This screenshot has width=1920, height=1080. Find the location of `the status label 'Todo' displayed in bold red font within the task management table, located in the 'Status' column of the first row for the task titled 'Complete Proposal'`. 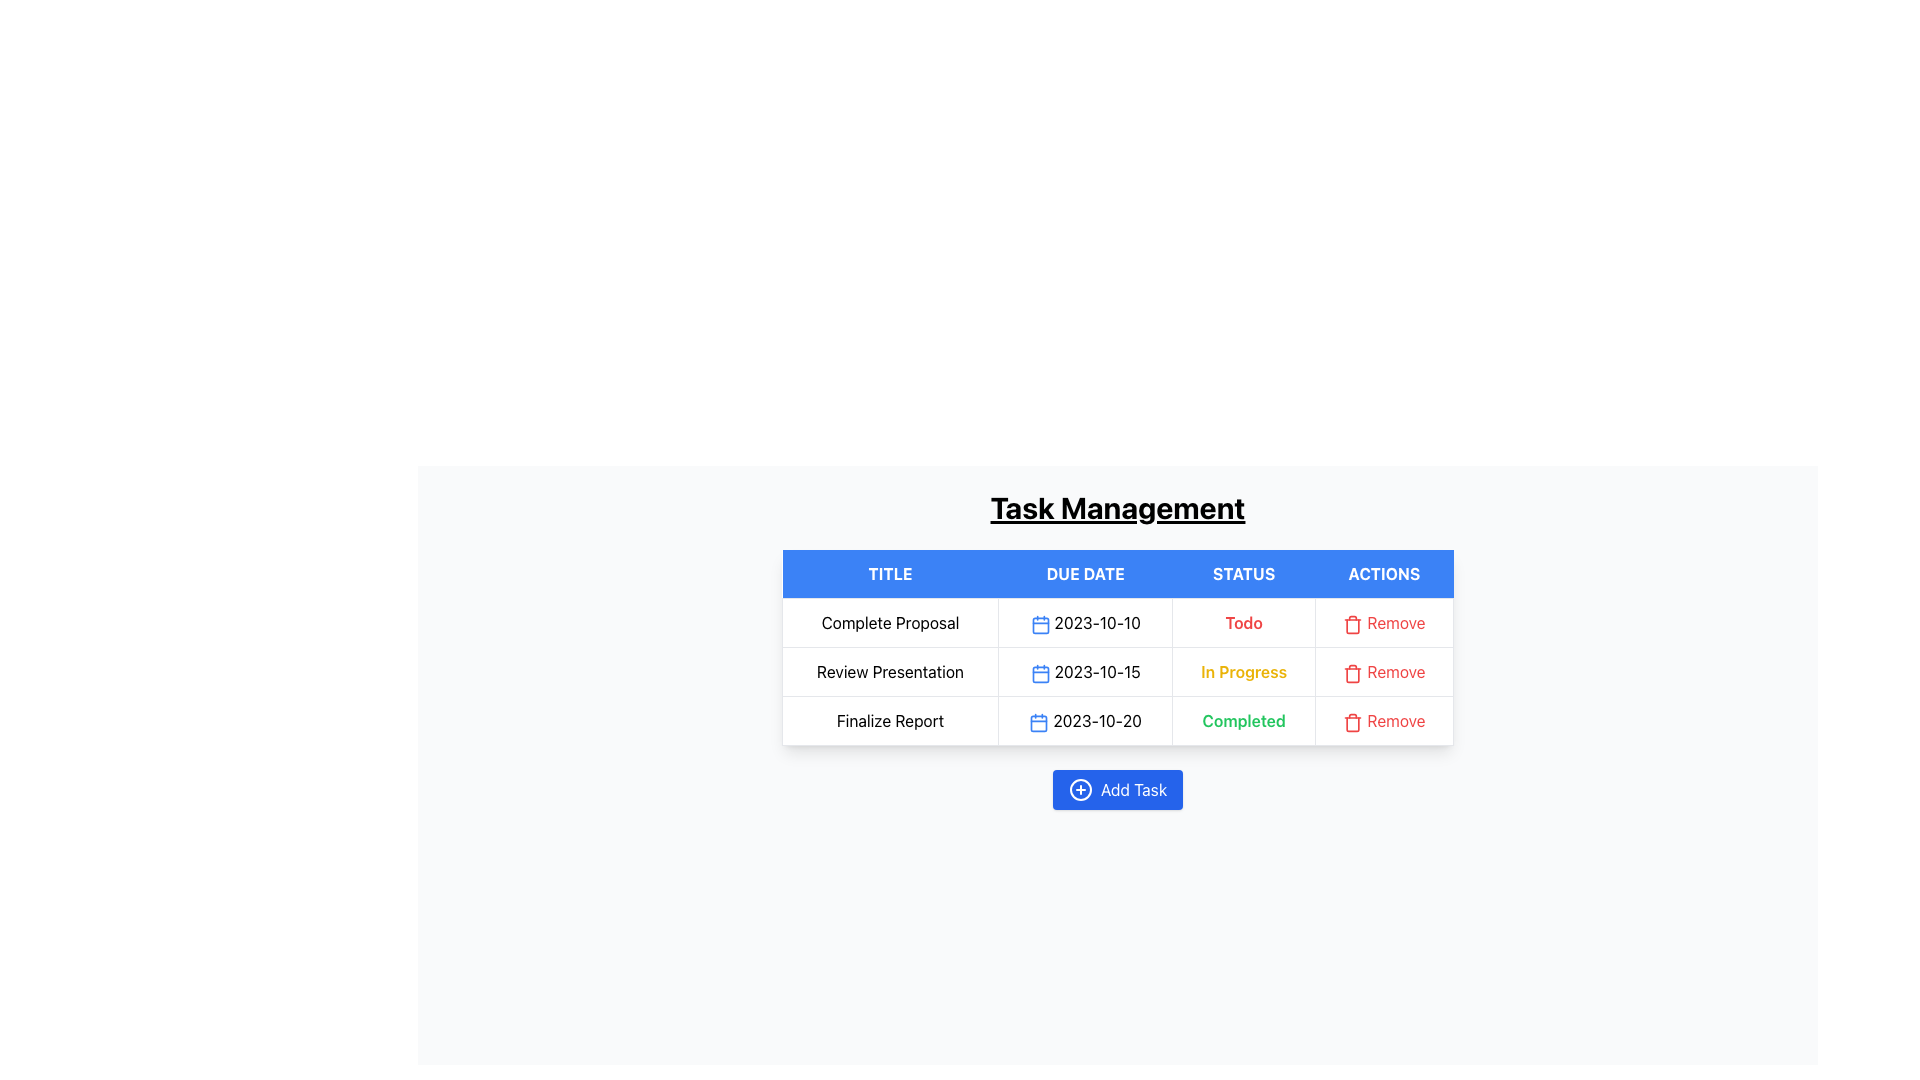

the status label 'Todo' displayed in bold red font within the task management table, located in the 'Status' column of the first row for the task titled 'Complete Proposal' is located at coordinates (1243, 622).